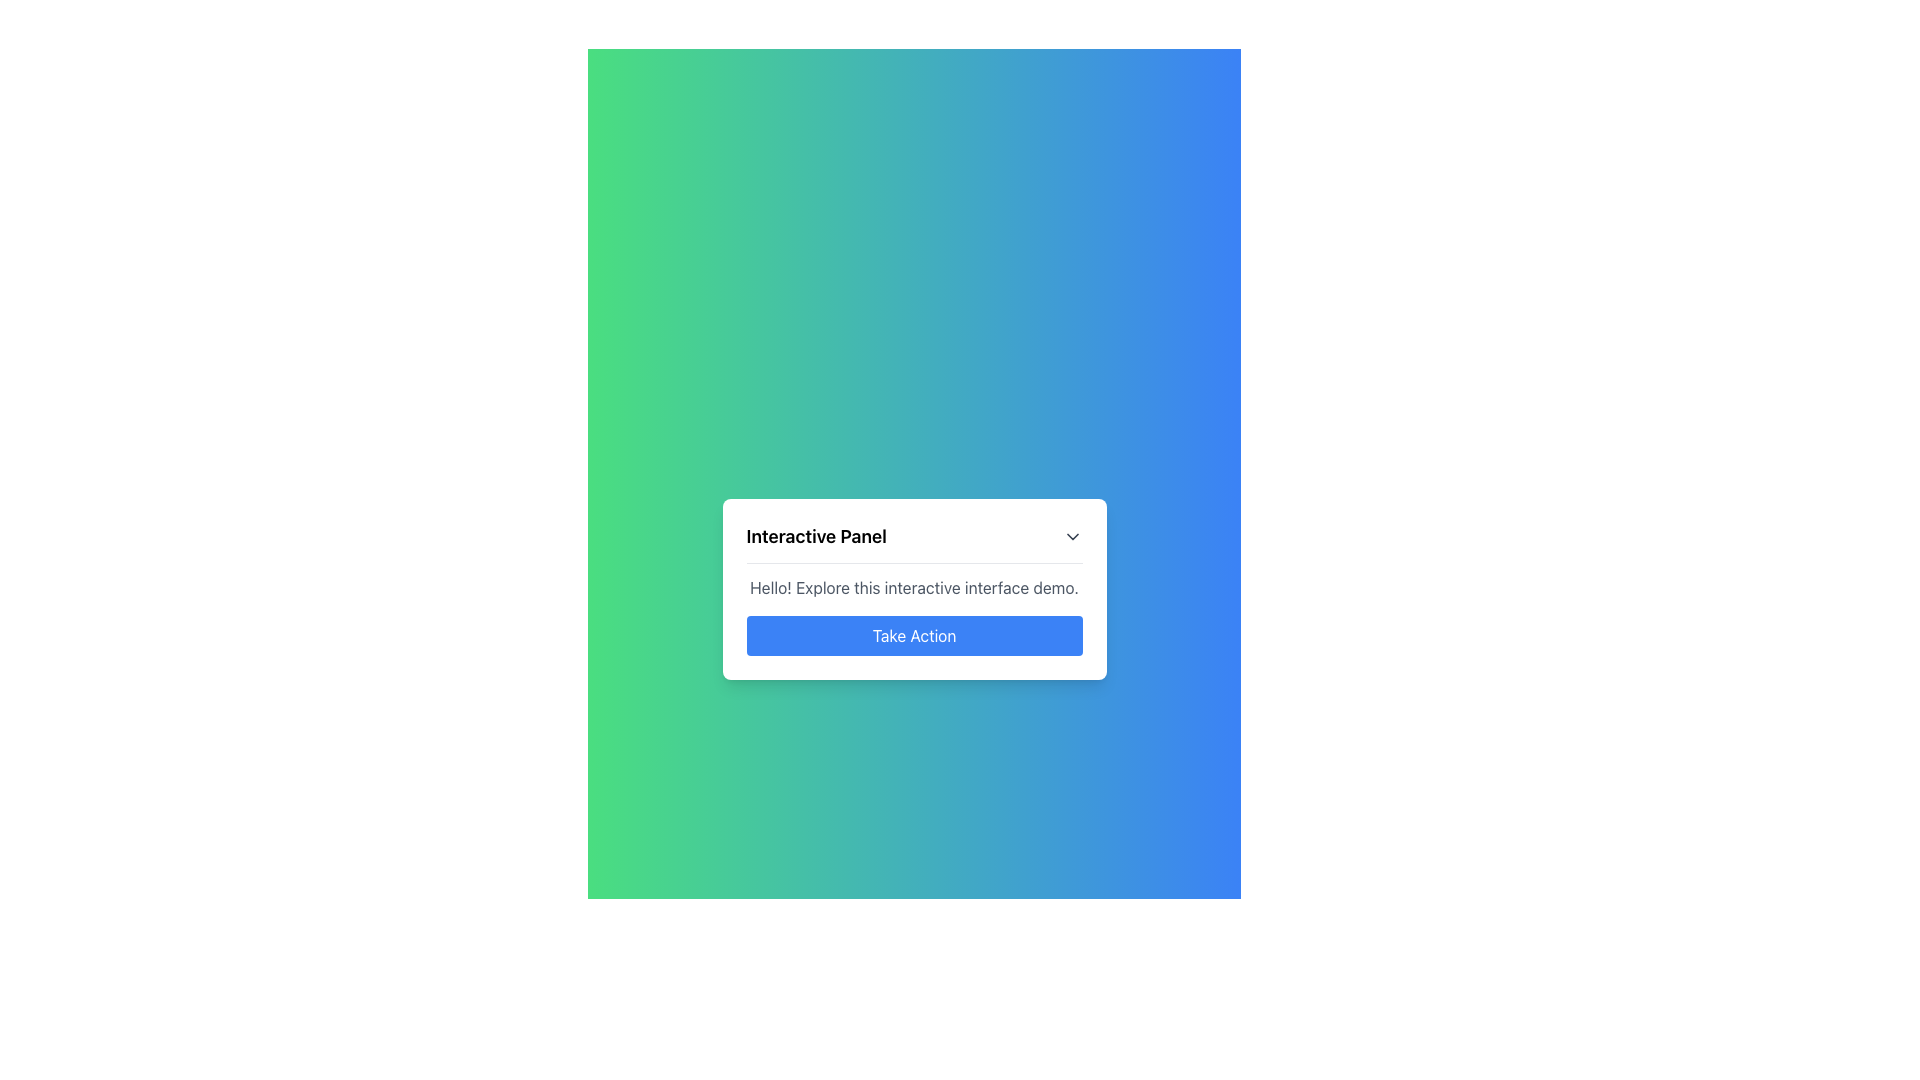  Describe the element at coordinates (1071, 535) in the screenshot. I see `on the Dropdown trigger icon located in the top-right corner of the 'Interactive Panel', positioned directly` at that location.